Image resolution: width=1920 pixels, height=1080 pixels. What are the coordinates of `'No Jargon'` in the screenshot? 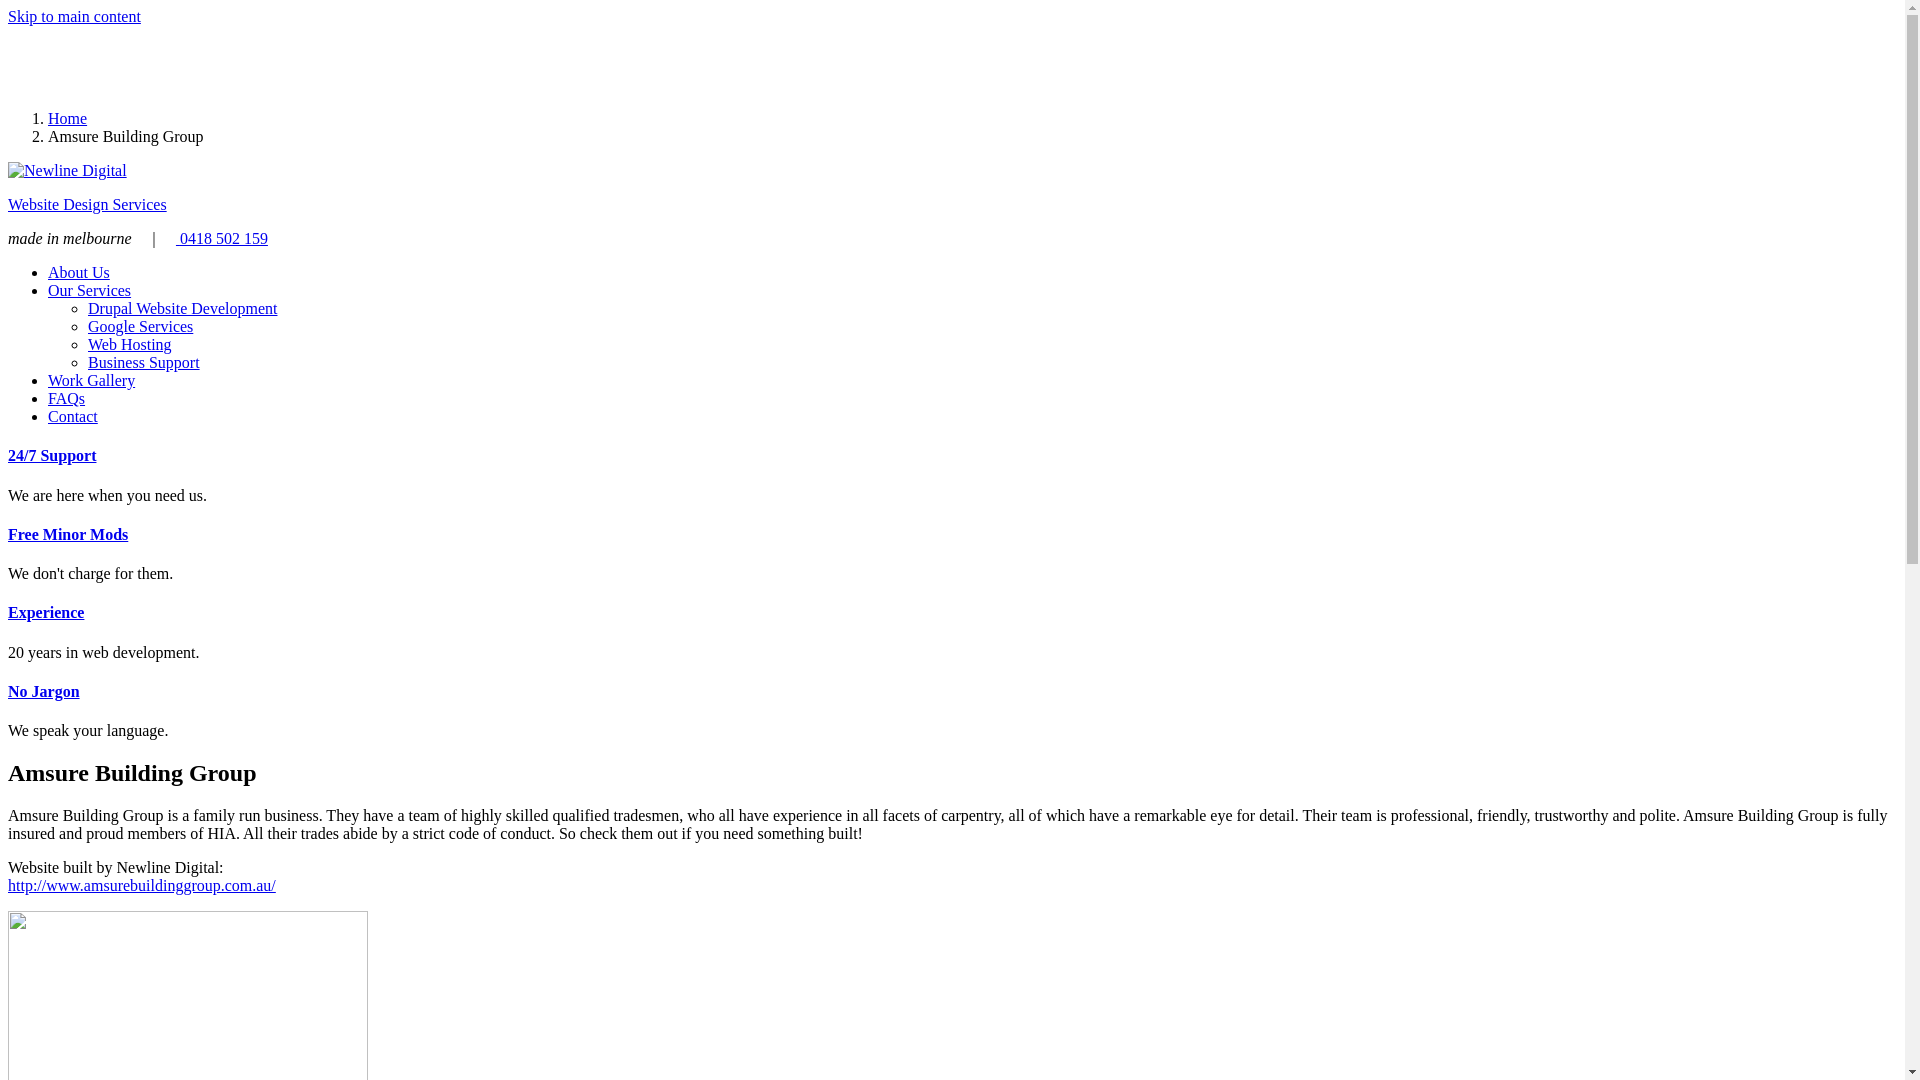 It's located at (8, 690).